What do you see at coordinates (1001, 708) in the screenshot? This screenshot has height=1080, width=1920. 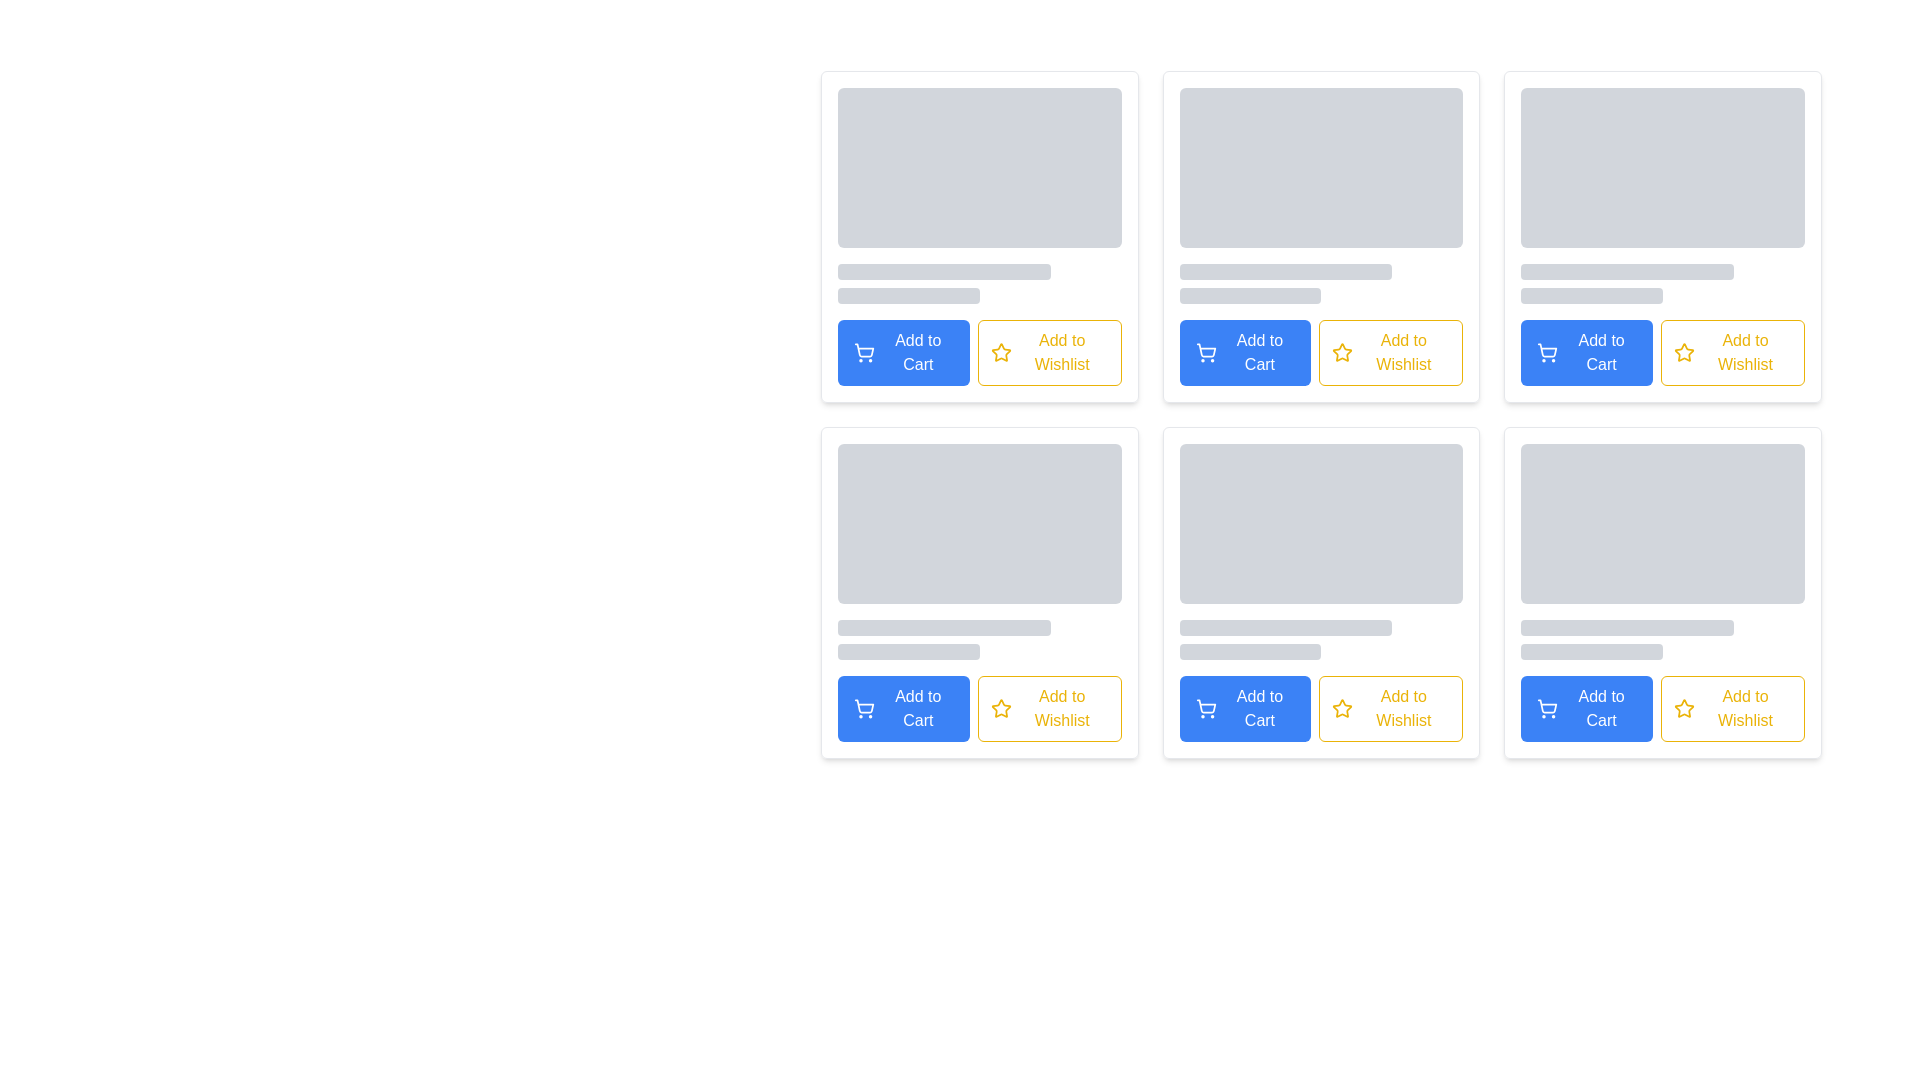 I see `the yellow star icon representing the 'favorite' or 'add to wishlist' functionality, located within the 'Add to Wishlist' button on the item card` at bounding box center [1001, 708].